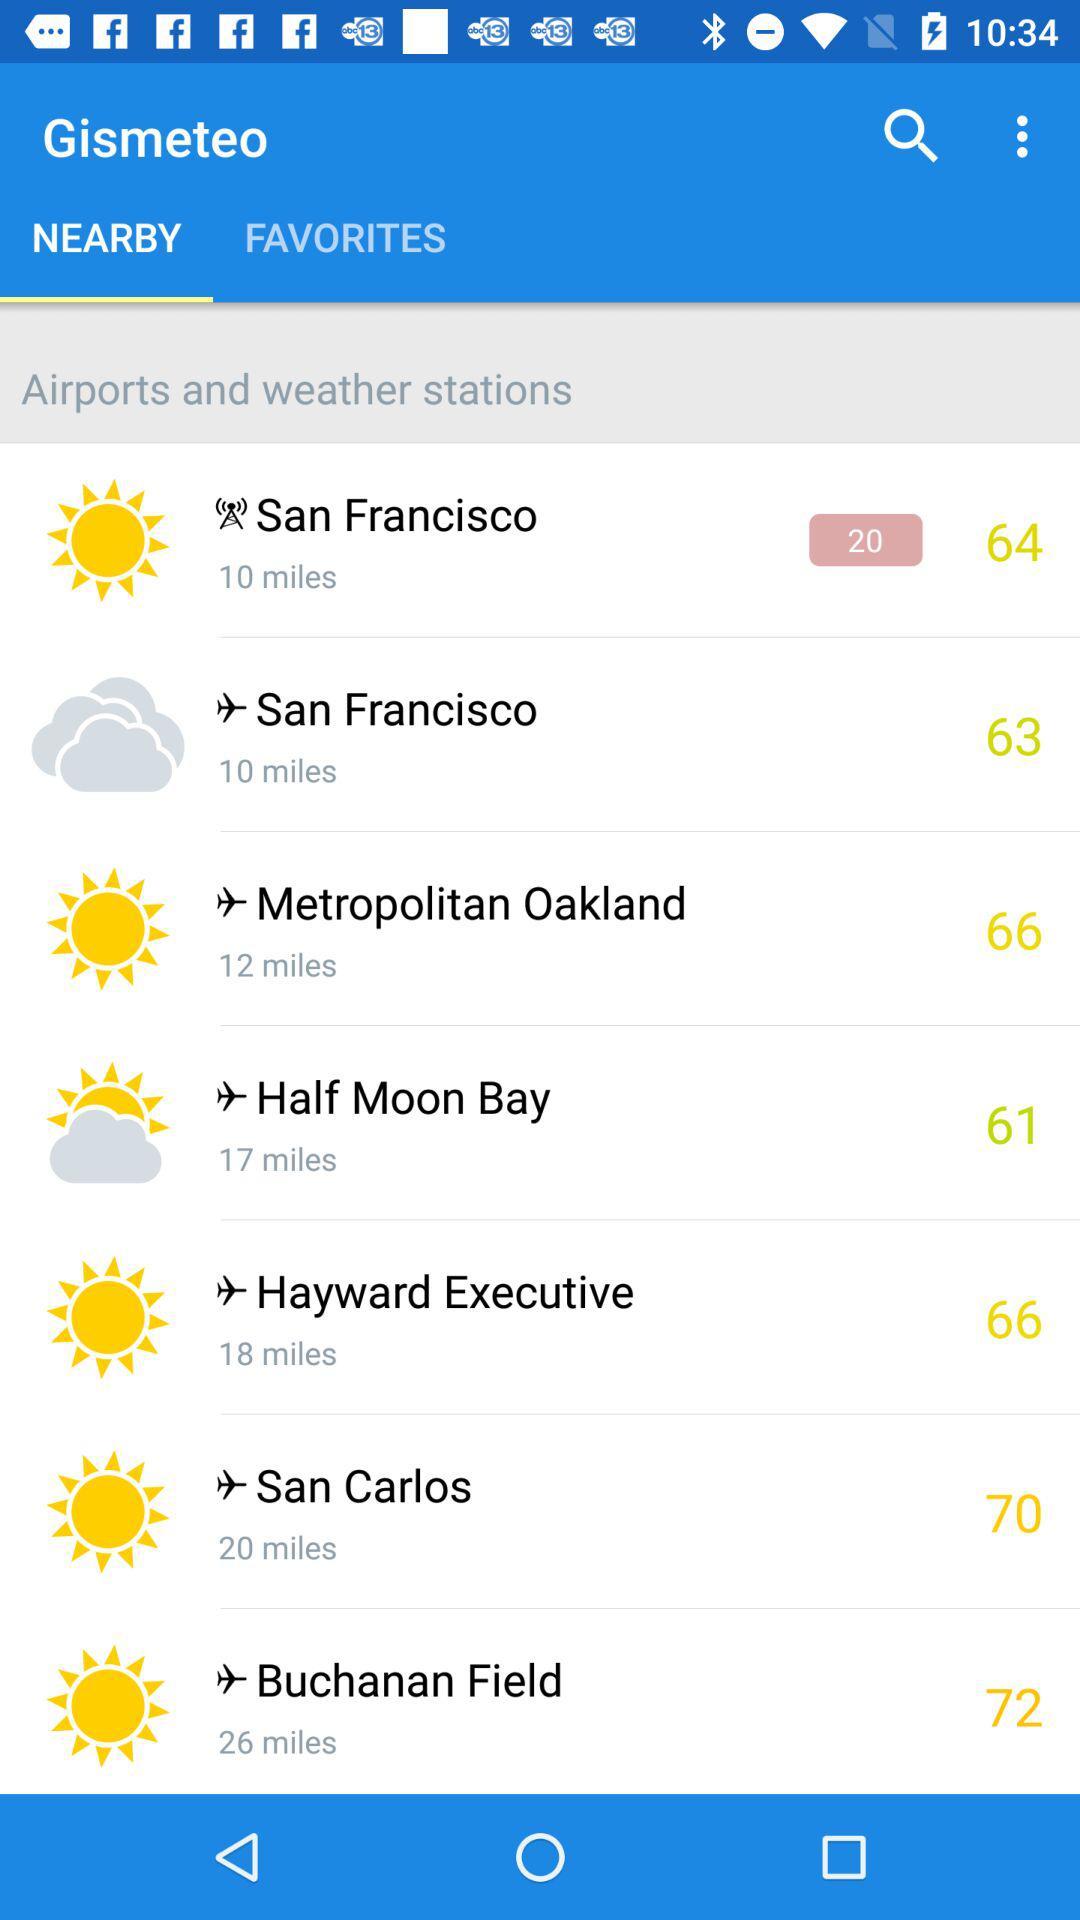  I want to click on the 20 miles, so click(568, 1545).